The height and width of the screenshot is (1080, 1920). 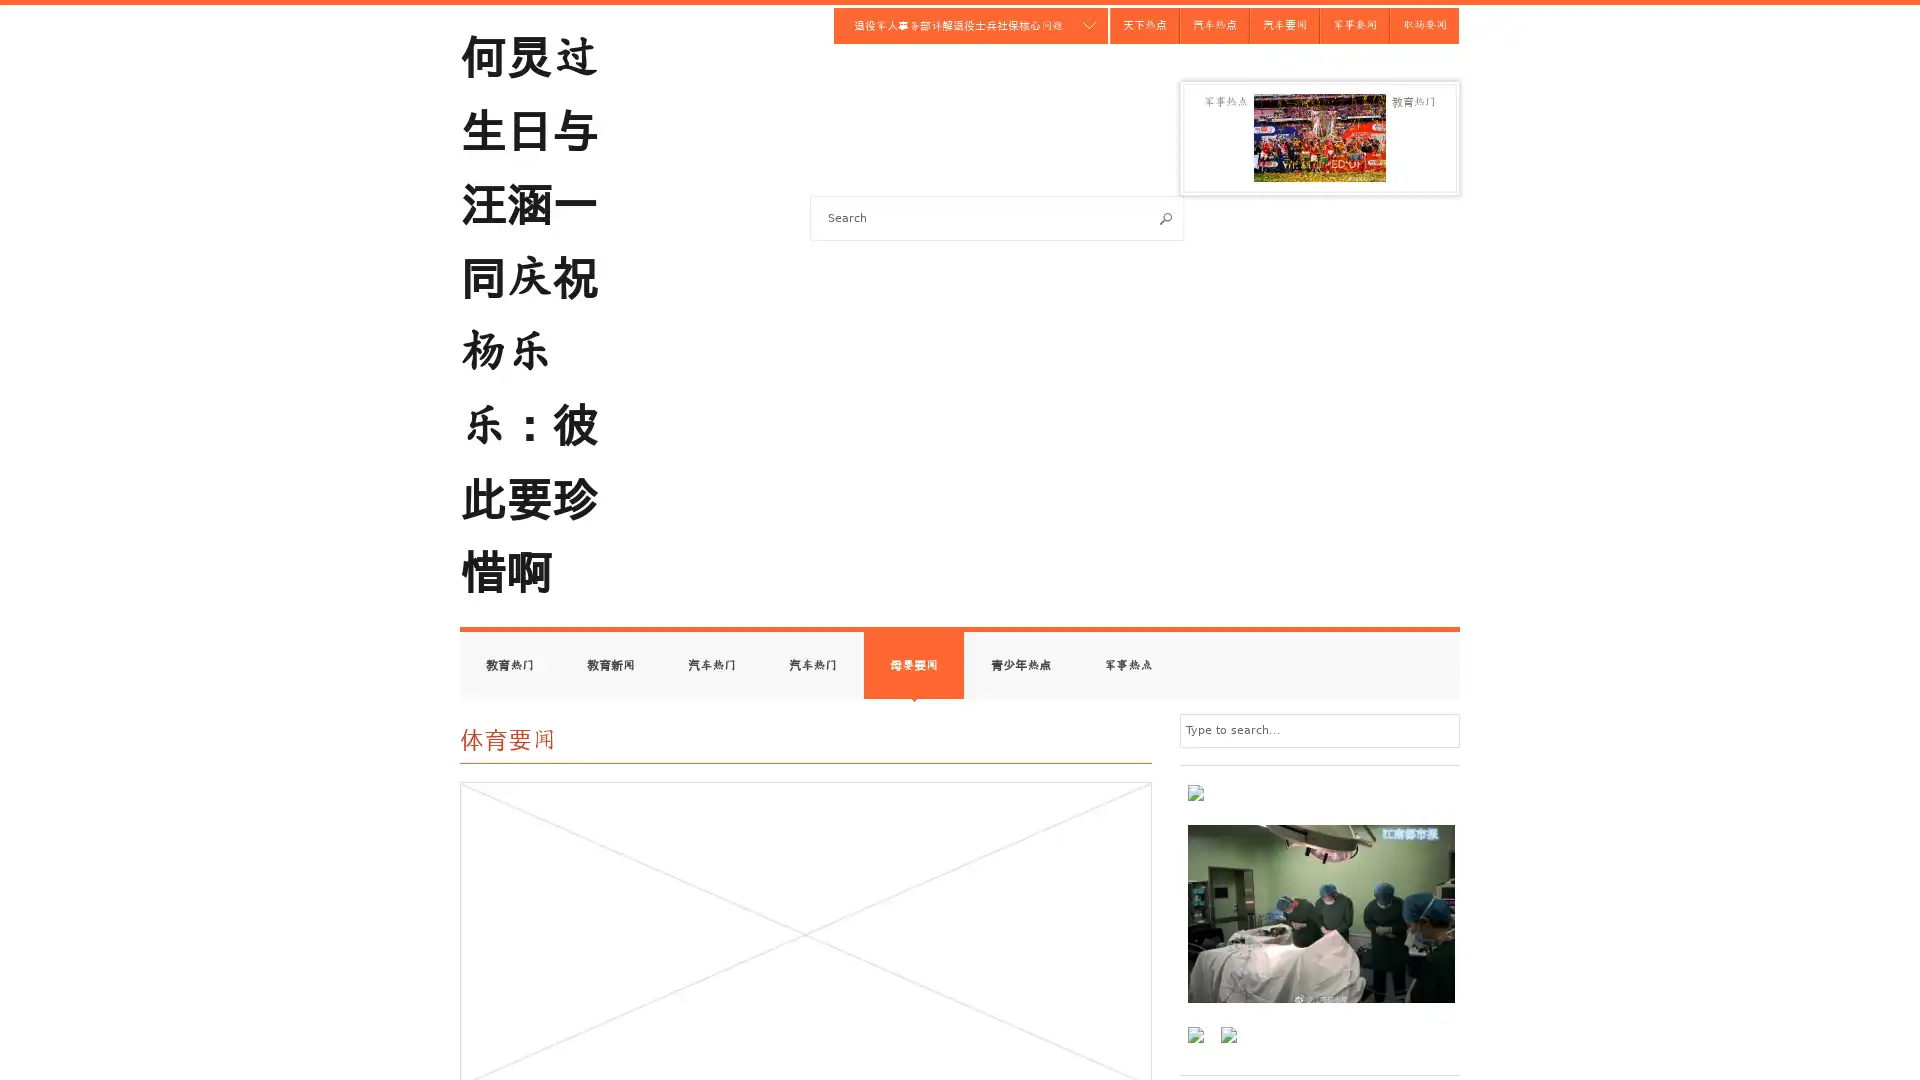 What do you see at coordinates (1166, 218) in the screenshot?
I see `Search` at bounding box center [1166, 218].